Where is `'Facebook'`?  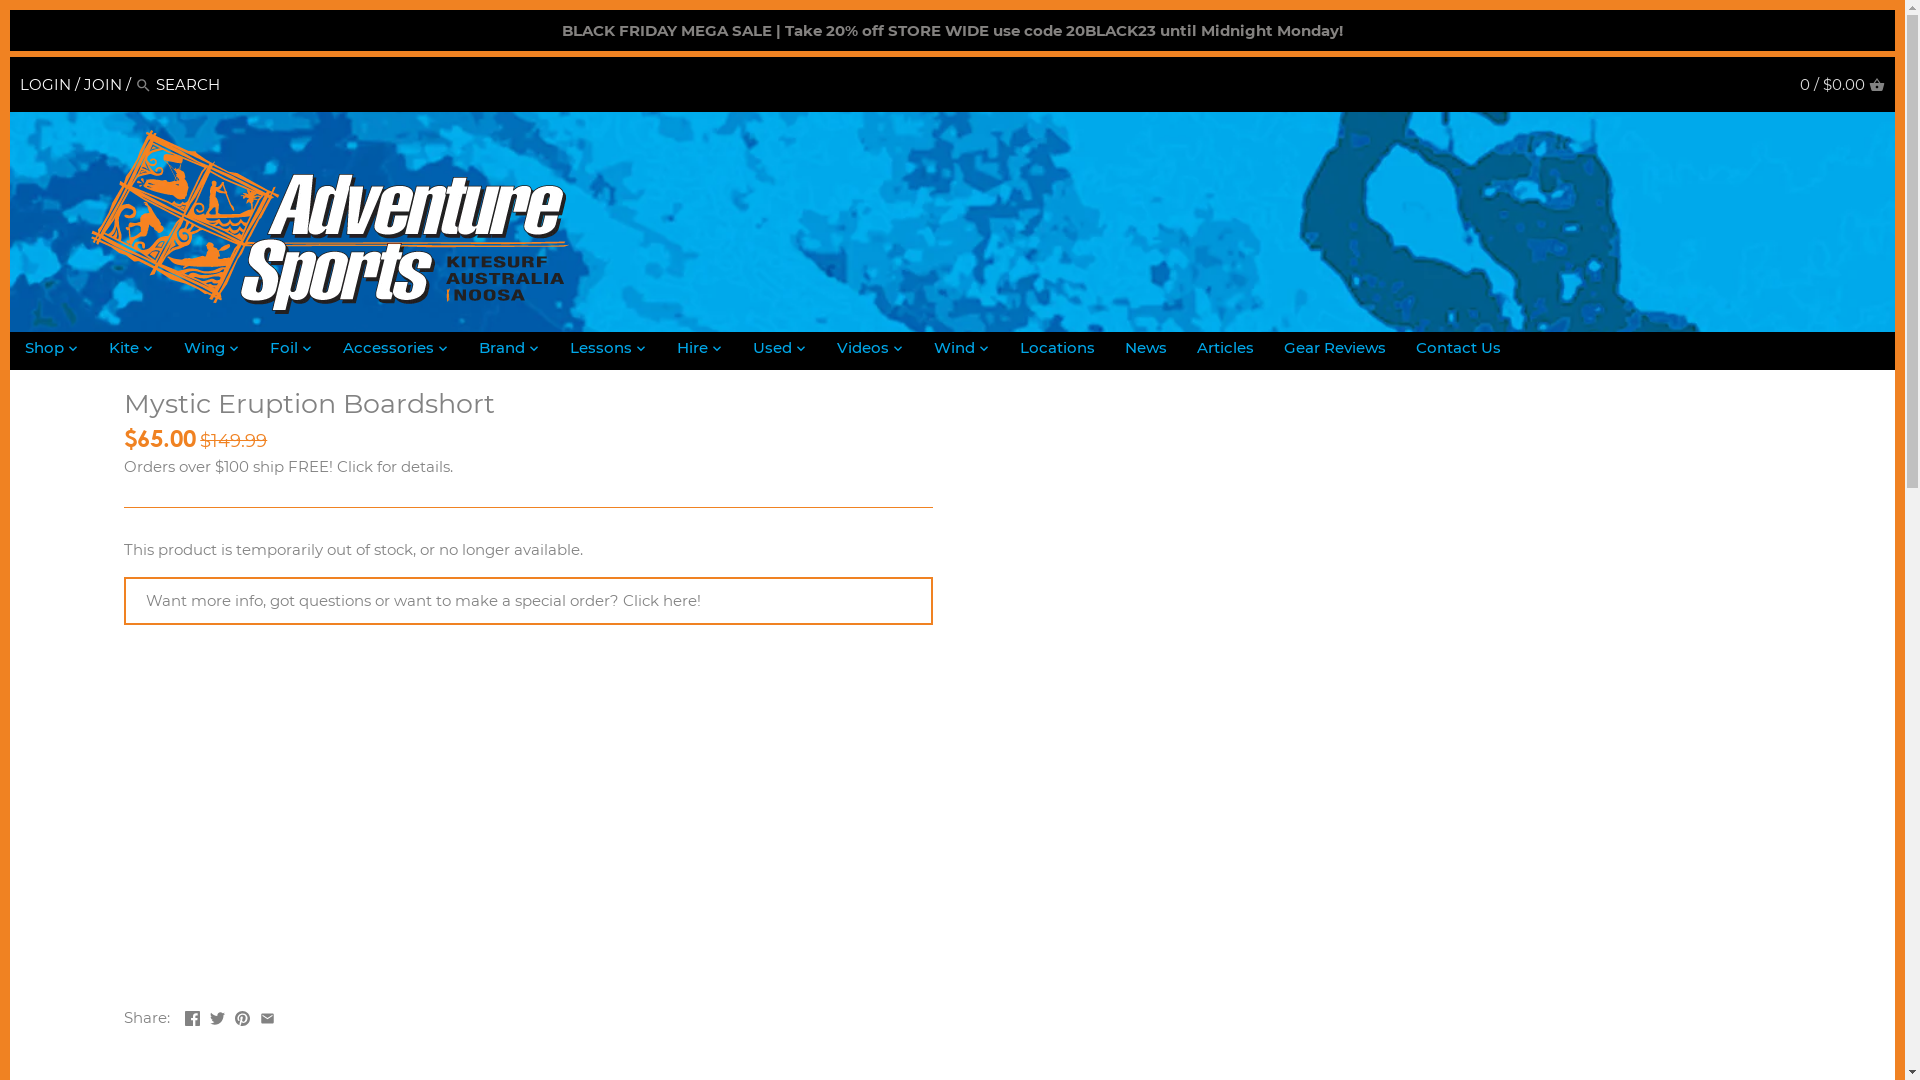 'Facebook' is located at coordinates (192, 1015).